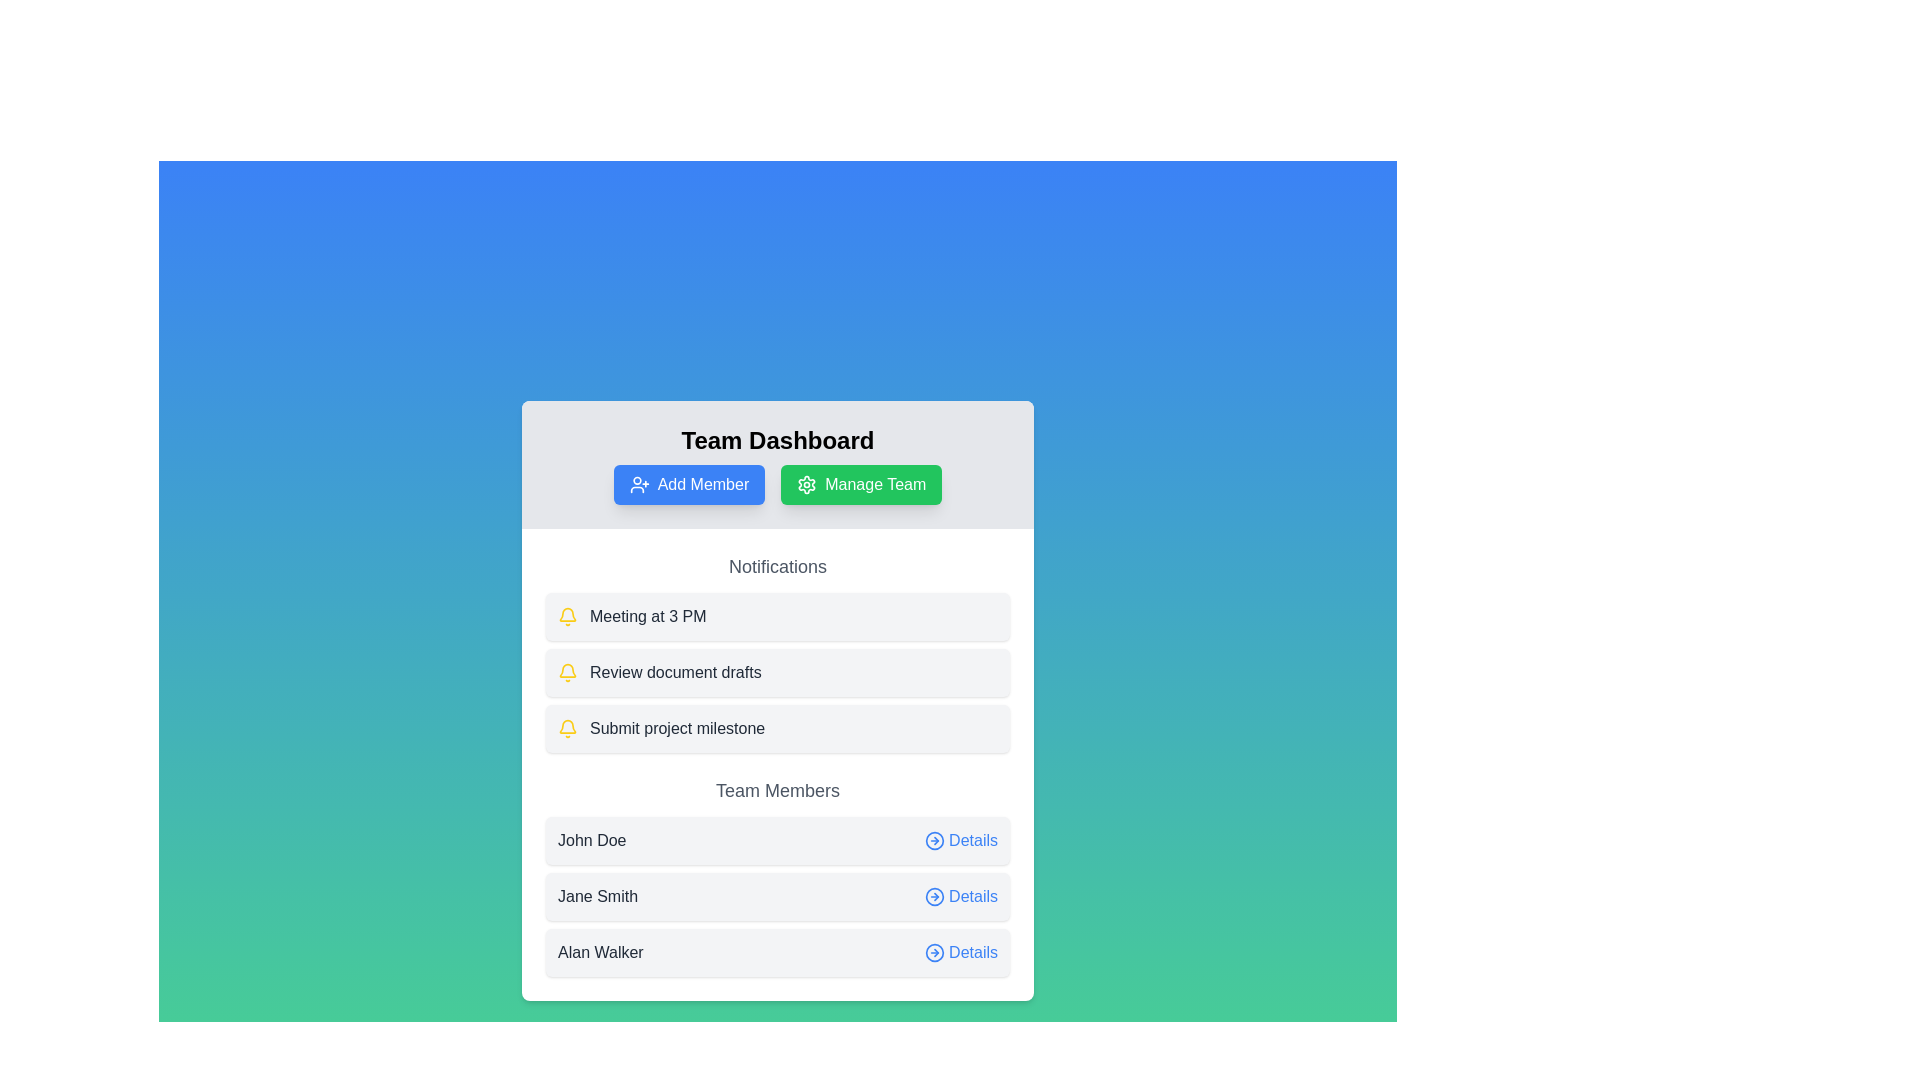 The image size is (1920, 1080). Describe the element at coordinates (599, 951) in the screenshot. I see `the name label located at the leftmost side of the 'Team Members' section, which identifies an individual in the list of team members` at that location.